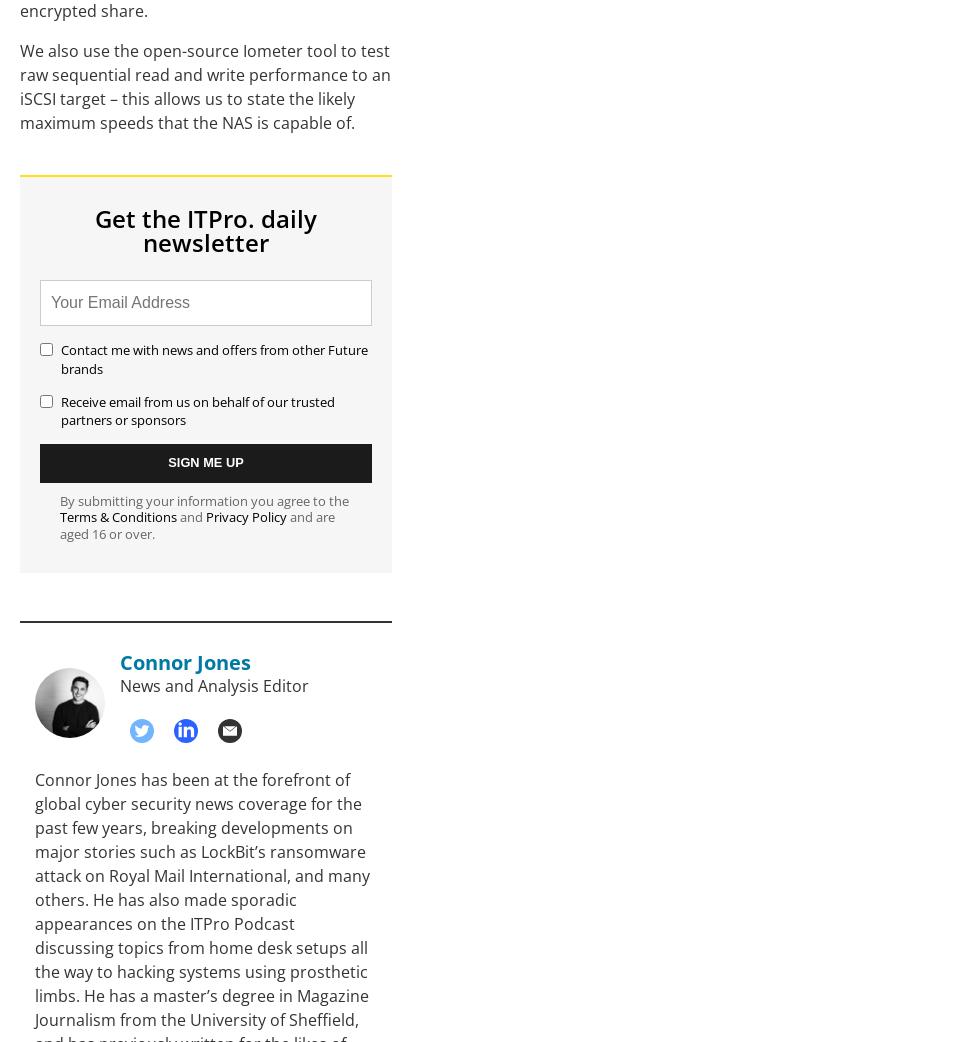  I want to click on 'By submitting your information you agree to the', so click(204, 499).